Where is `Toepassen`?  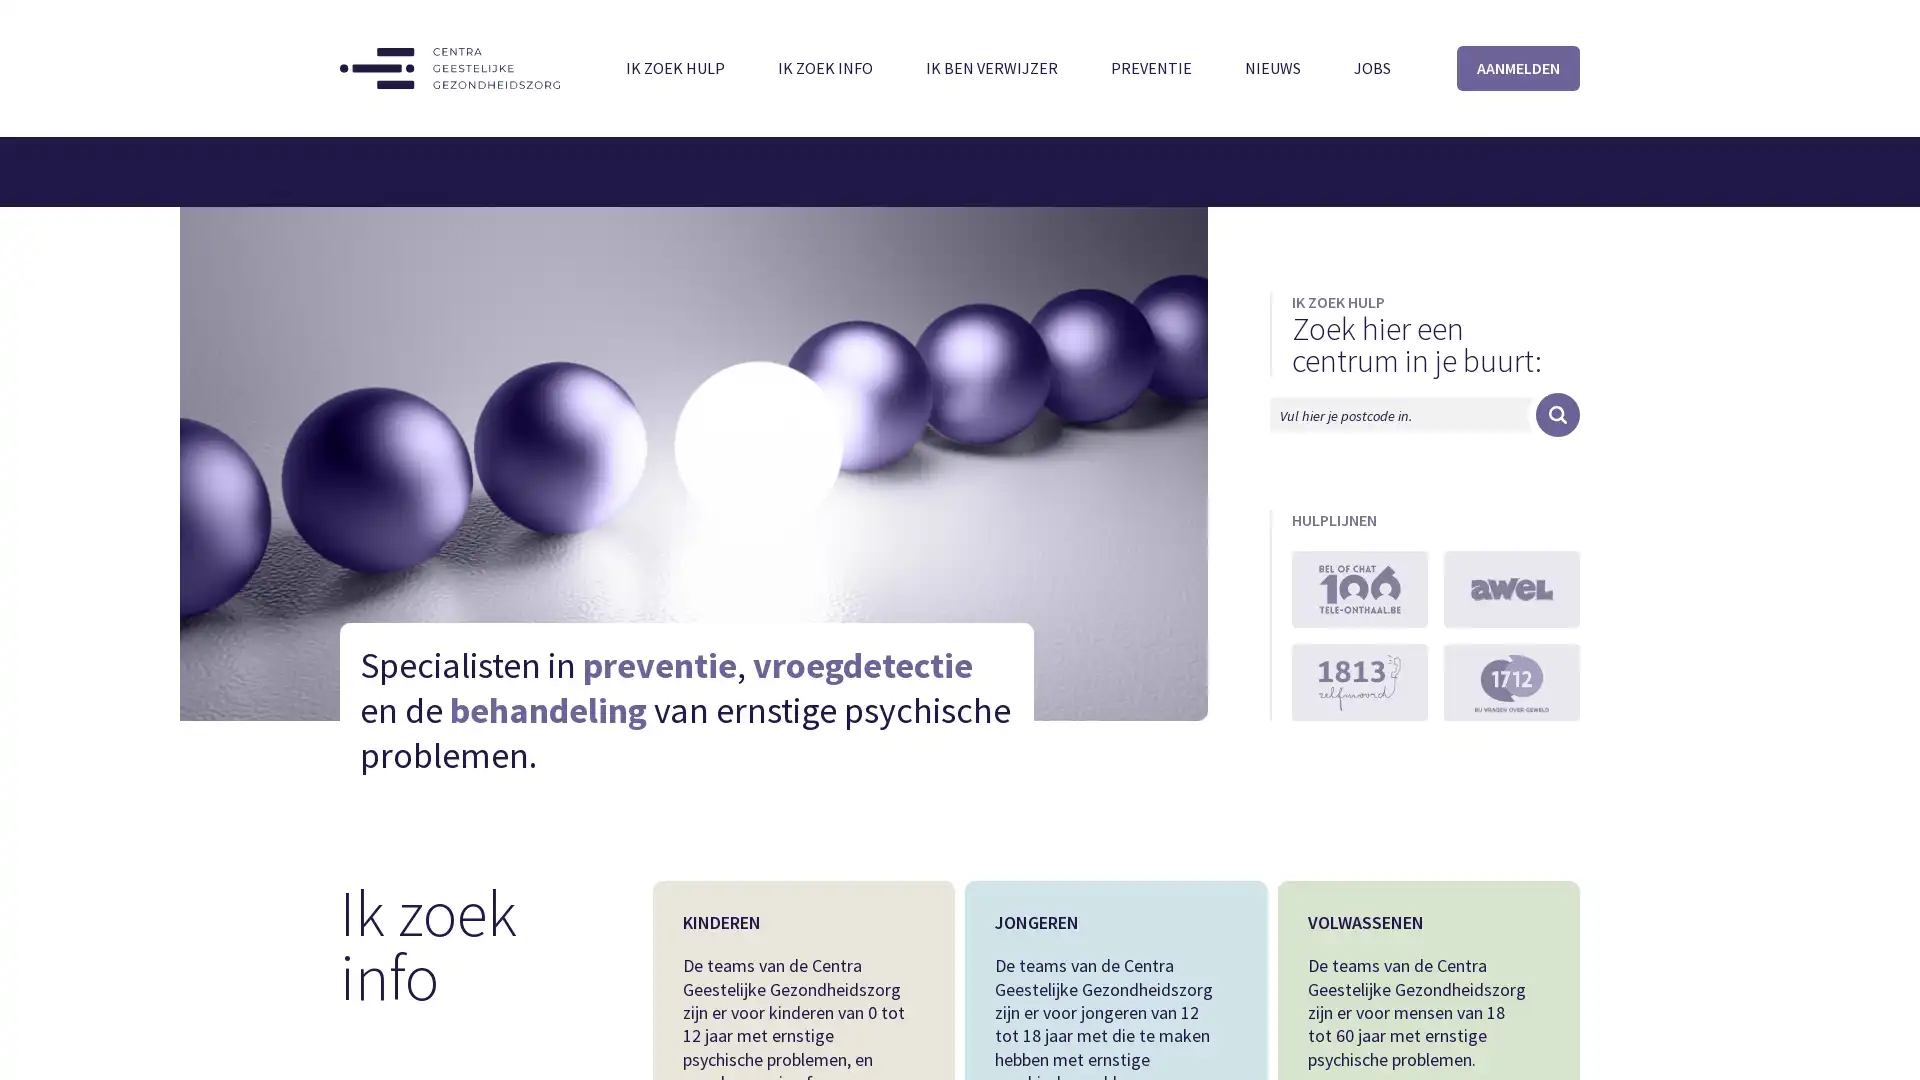 Toepassen is located at coordinates (1557, 414).